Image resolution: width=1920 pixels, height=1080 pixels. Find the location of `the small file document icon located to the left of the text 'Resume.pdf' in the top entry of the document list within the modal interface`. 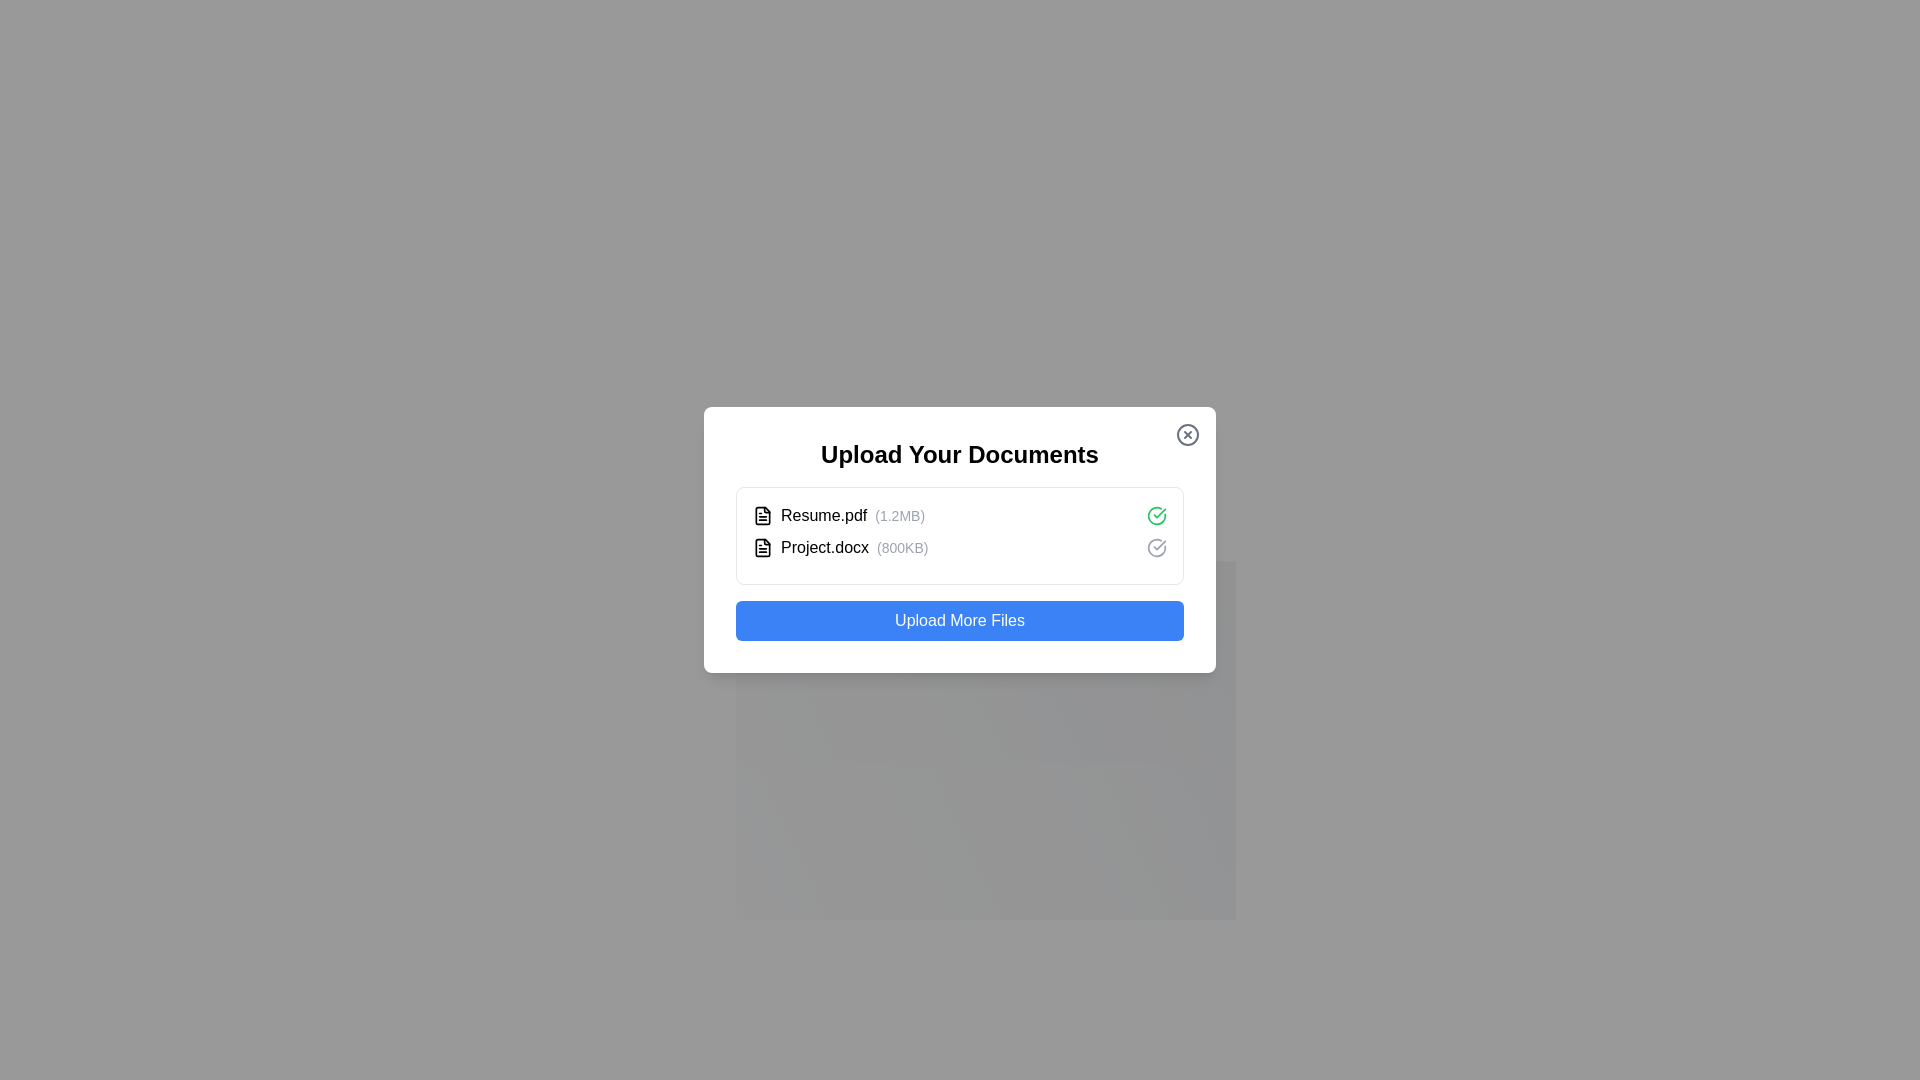

the small file document icon located to the left of the text 'Resume.pdf' in the top entry of the document list within the modal interface is located at coordinates (762, 515).